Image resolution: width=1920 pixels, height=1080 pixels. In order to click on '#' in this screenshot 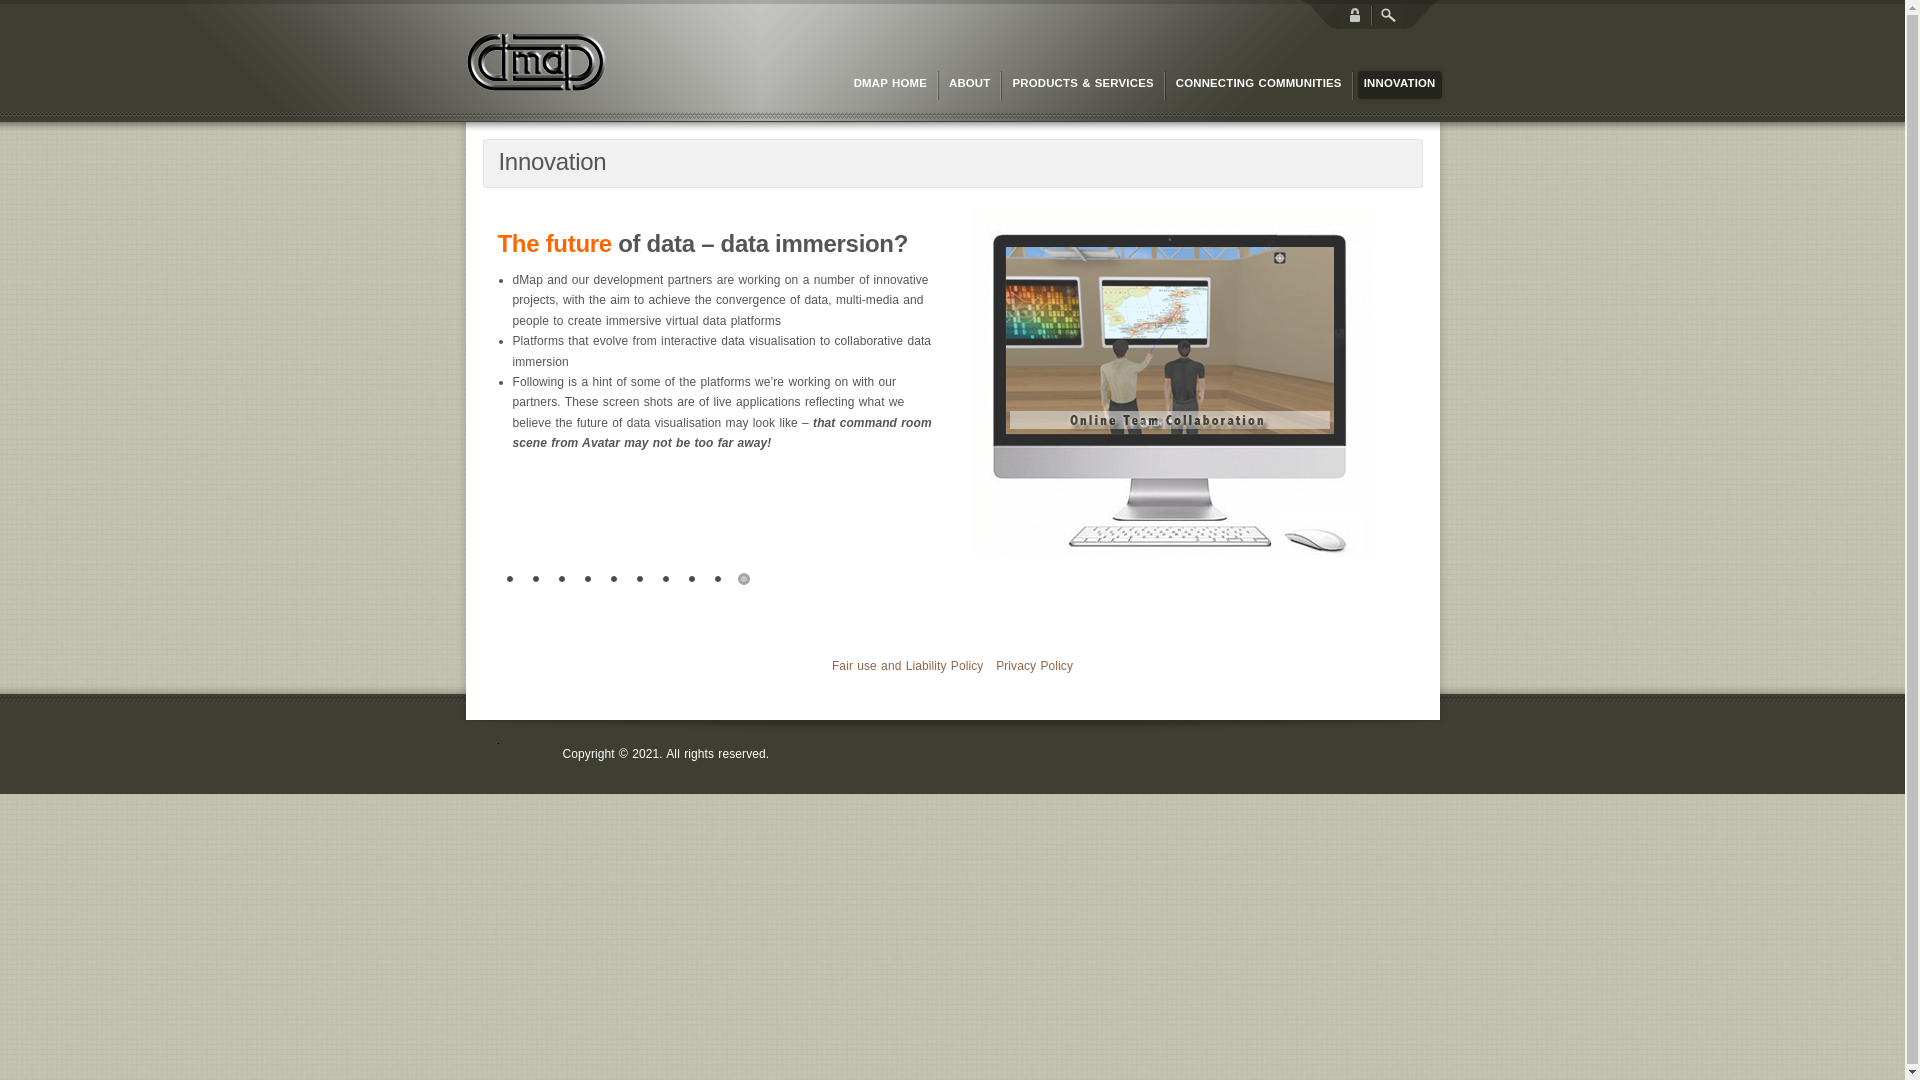, I will do `click(718, 579)`.